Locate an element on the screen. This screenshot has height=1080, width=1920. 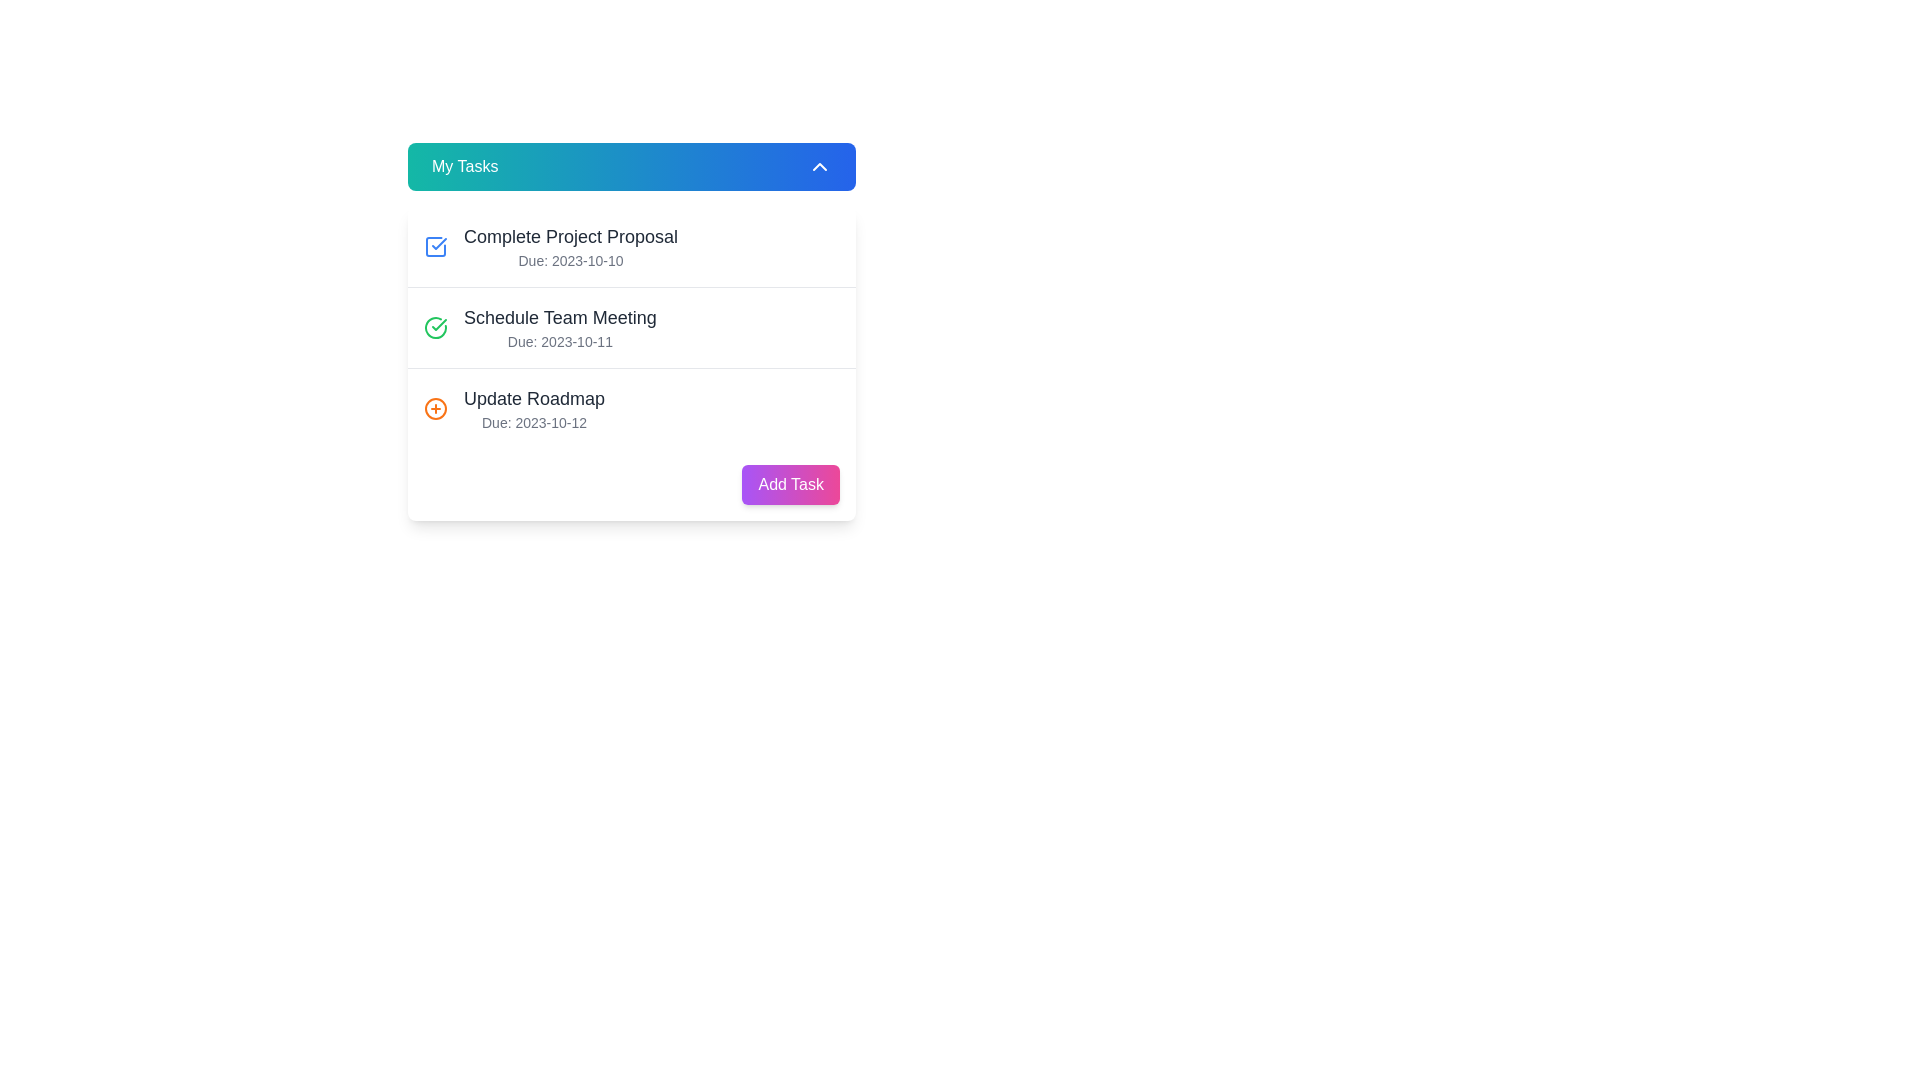
the green circular icon with a checkmark next to the text 'Complete Project Proposal' at the top of the task list is located at coordinates (438, 323).